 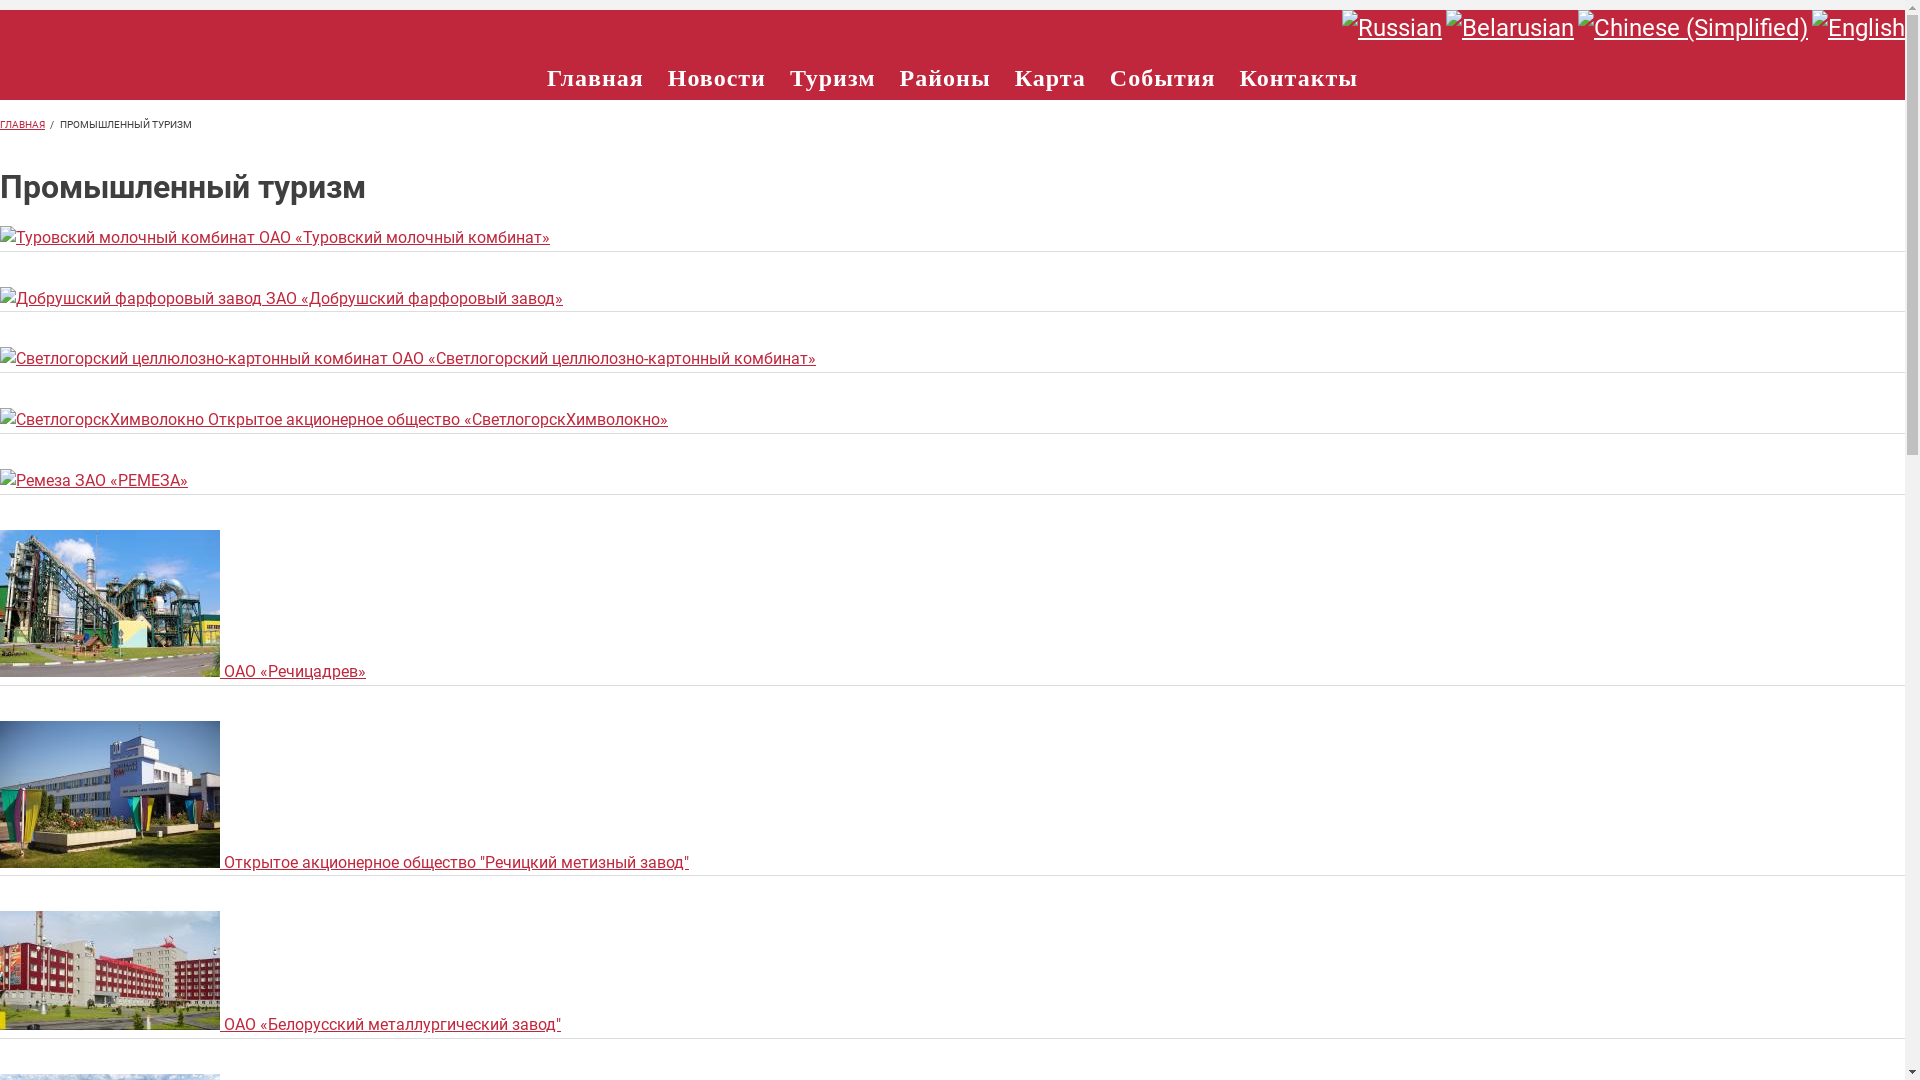 What do you see at coordinates (1577, 27) in the screenshot?
I see `'Chinese (Simplified)'` at bounding box center [1577, 27].